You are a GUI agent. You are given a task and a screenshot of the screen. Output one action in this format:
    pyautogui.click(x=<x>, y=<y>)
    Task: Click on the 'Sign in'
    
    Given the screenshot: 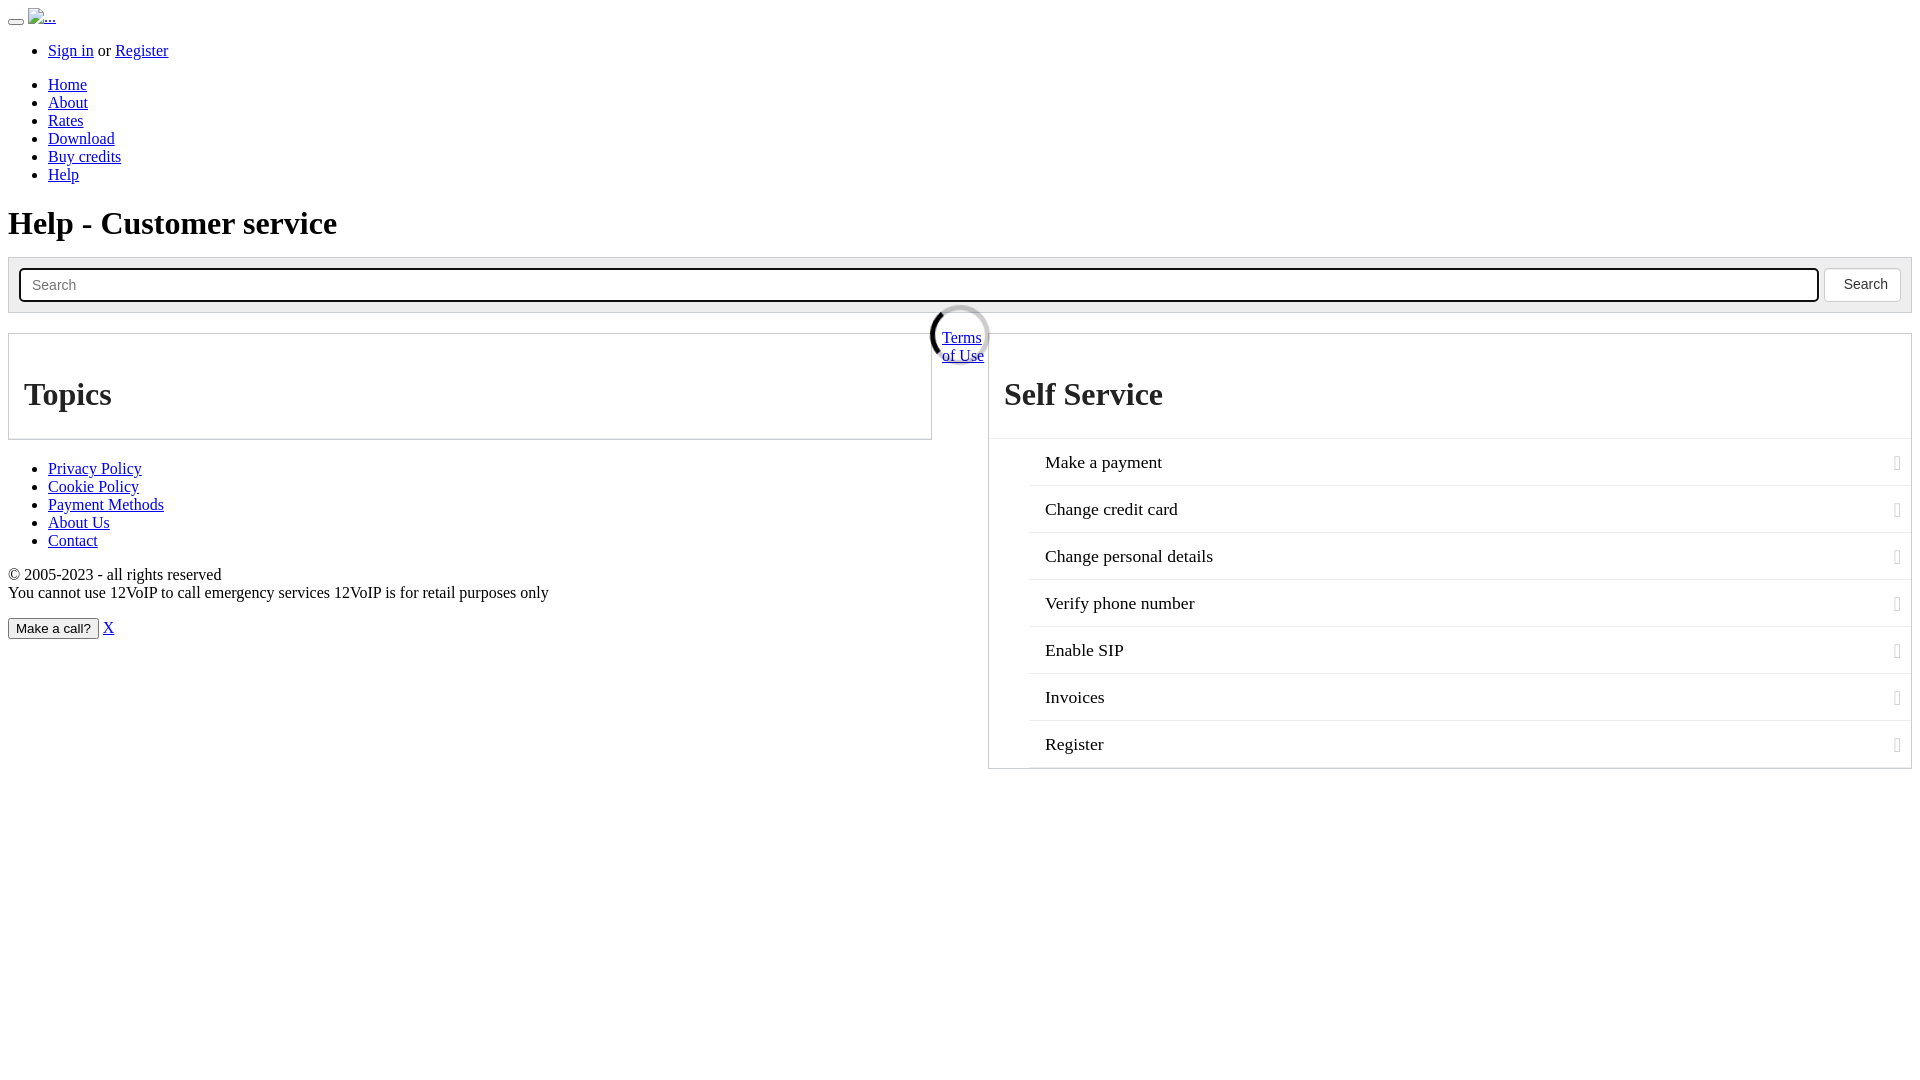 What is the action you would take?
    pyautogui.click(x=71, y=49)
    